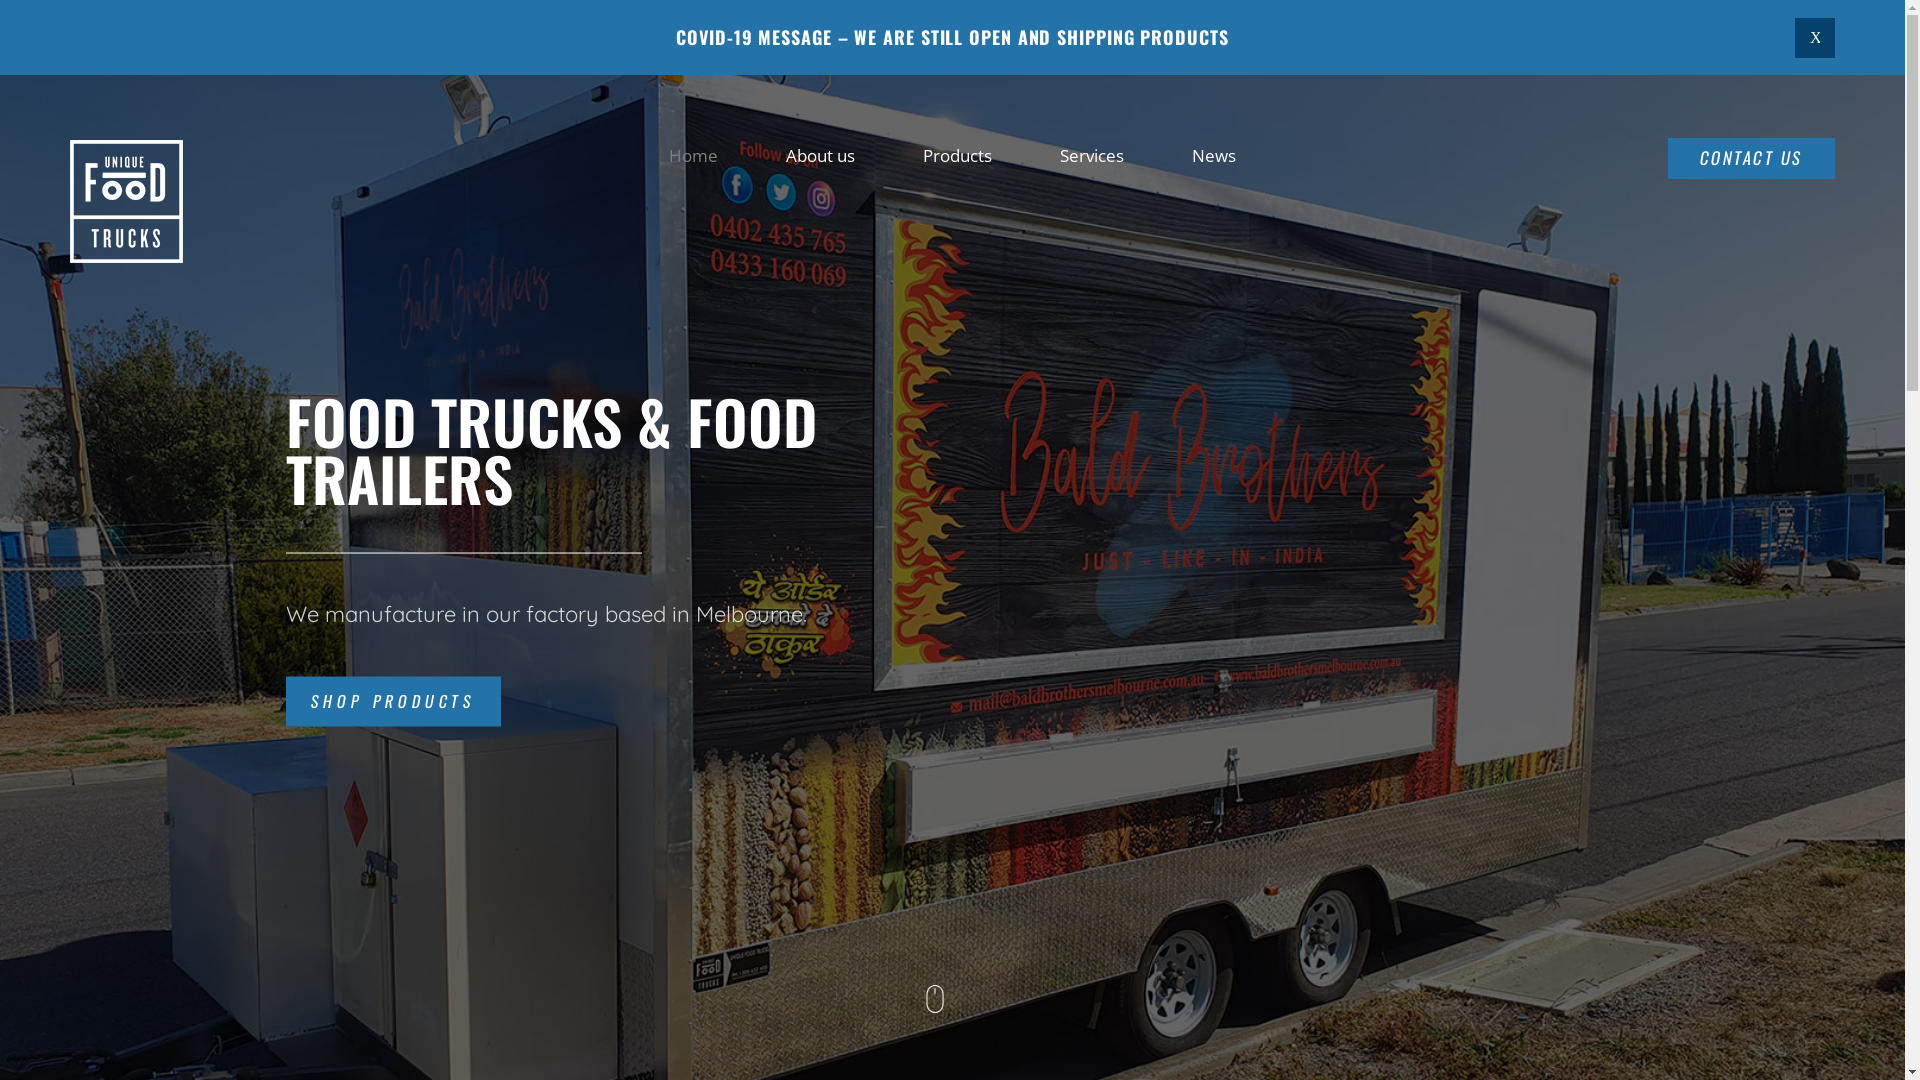 The height and width of the screenshot is (1080, 1920). I want to click on 'SHOP PRODUCTS', so click(393, 701).